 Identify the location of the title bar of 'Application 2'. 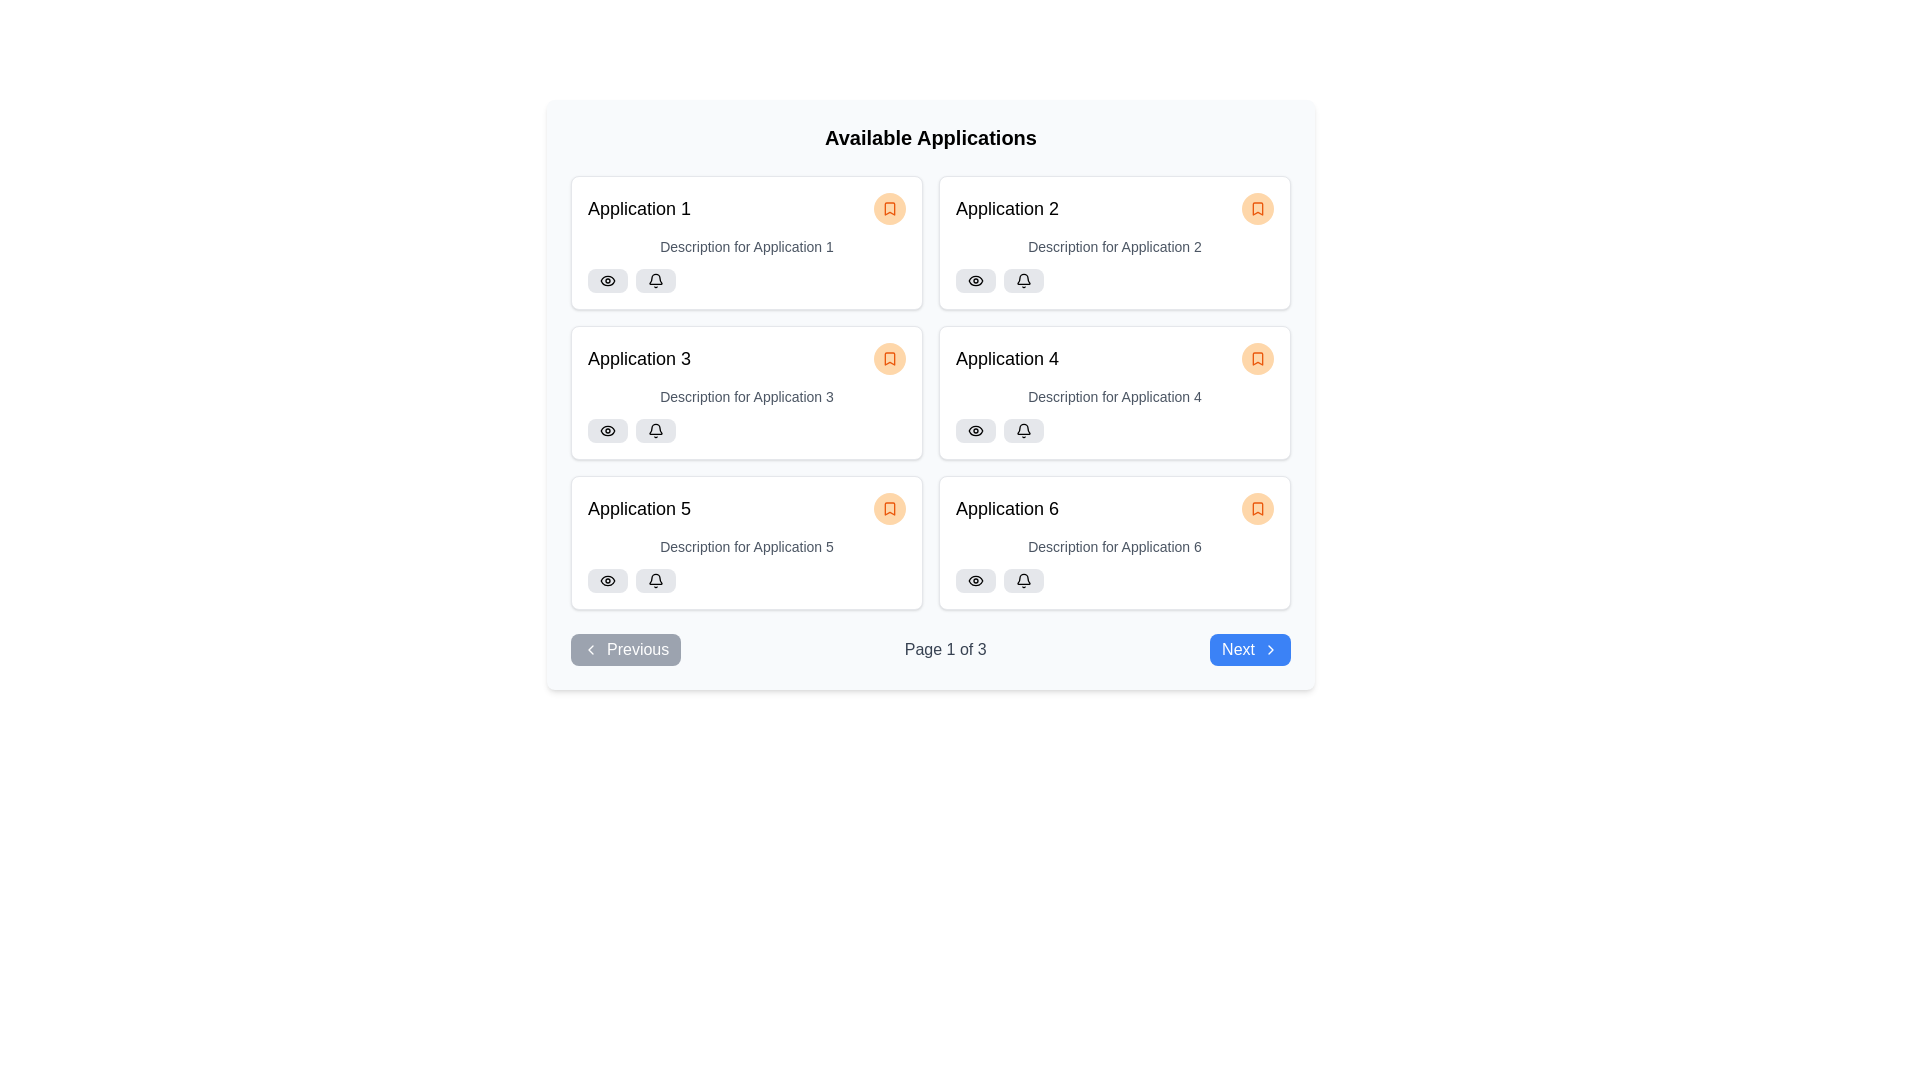
(1113, 208).